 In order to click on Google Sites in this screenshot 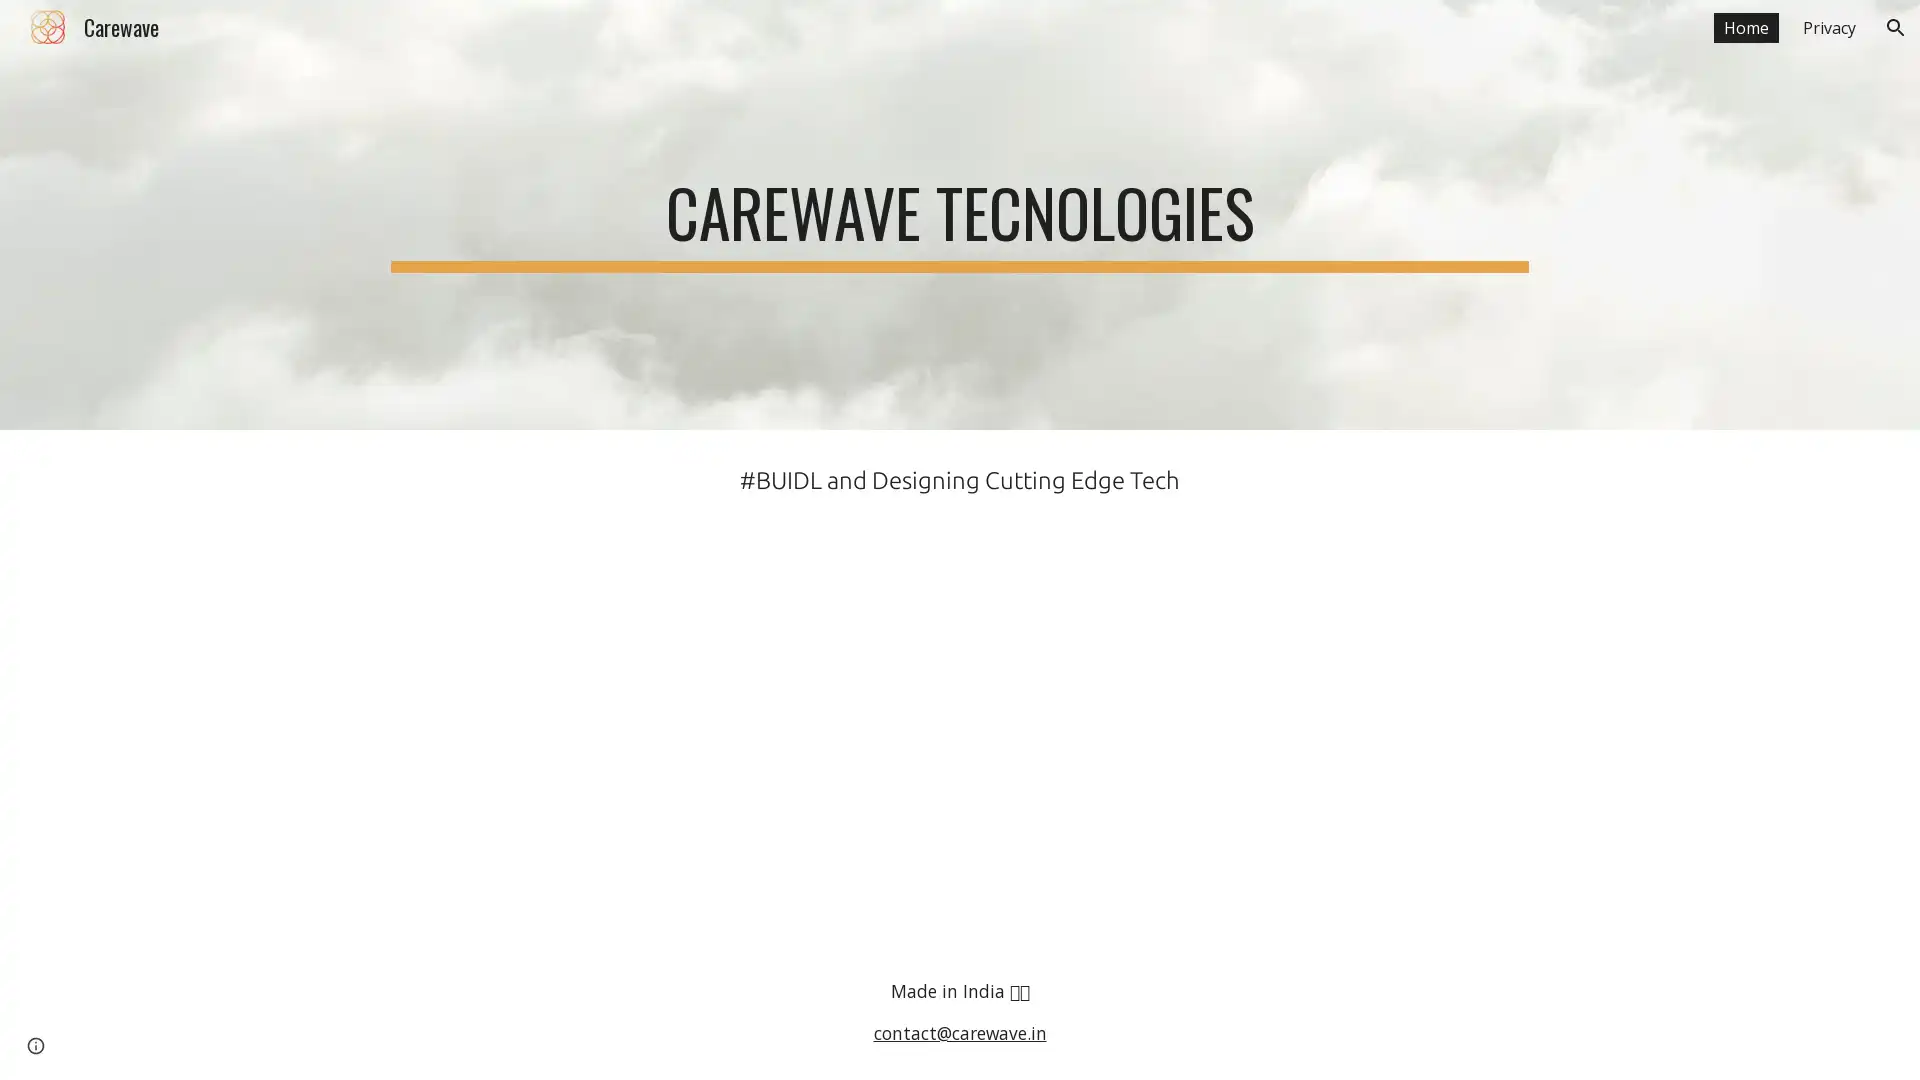, I will do `click(96, 1044)`.